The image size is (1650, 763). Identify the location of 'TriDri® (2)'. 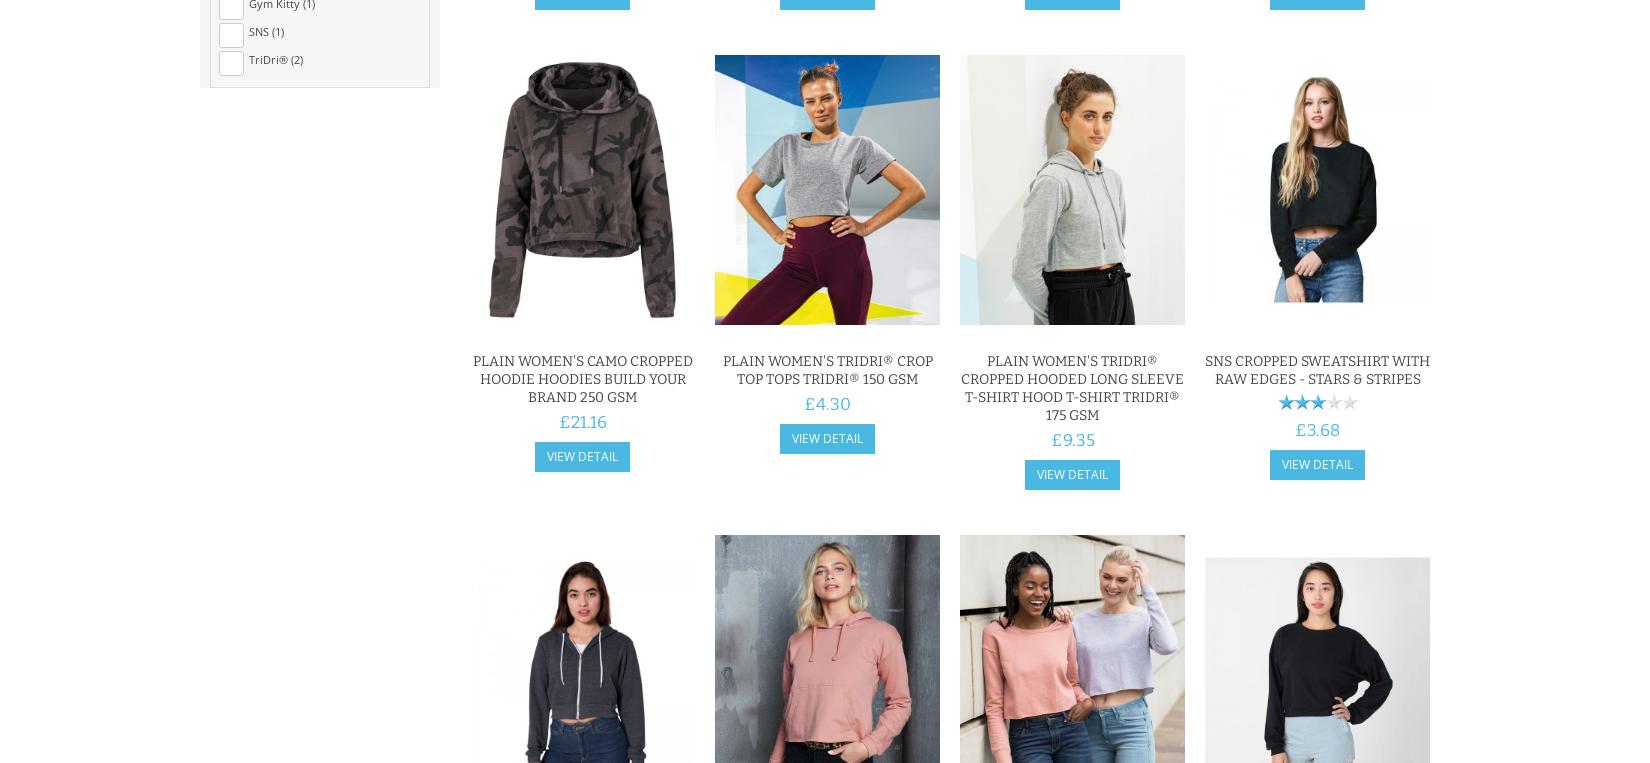
(276, 58).